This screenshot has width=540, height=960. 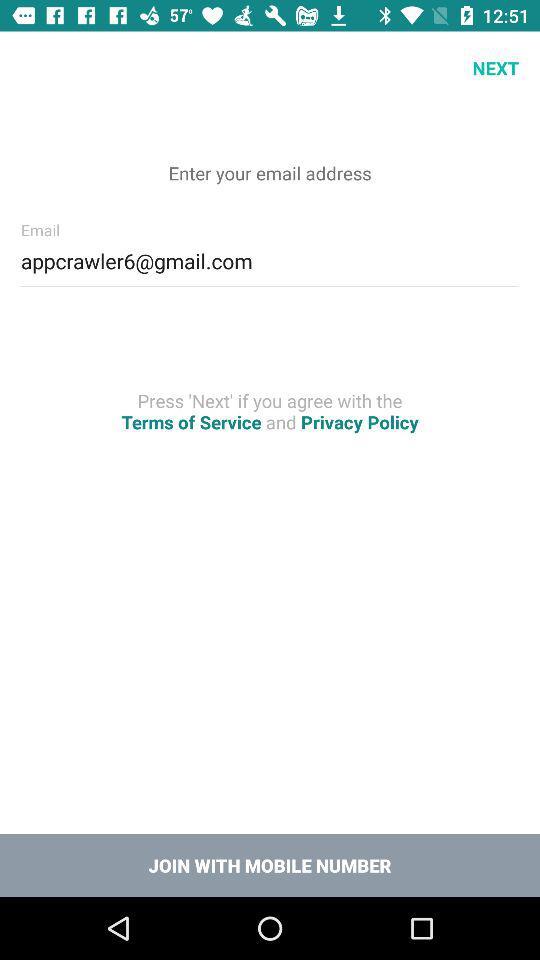 What do you see at coordinates (270, 257) in the screenshot?
I see `the icon above press next if item` at bounding box center [270, 257].